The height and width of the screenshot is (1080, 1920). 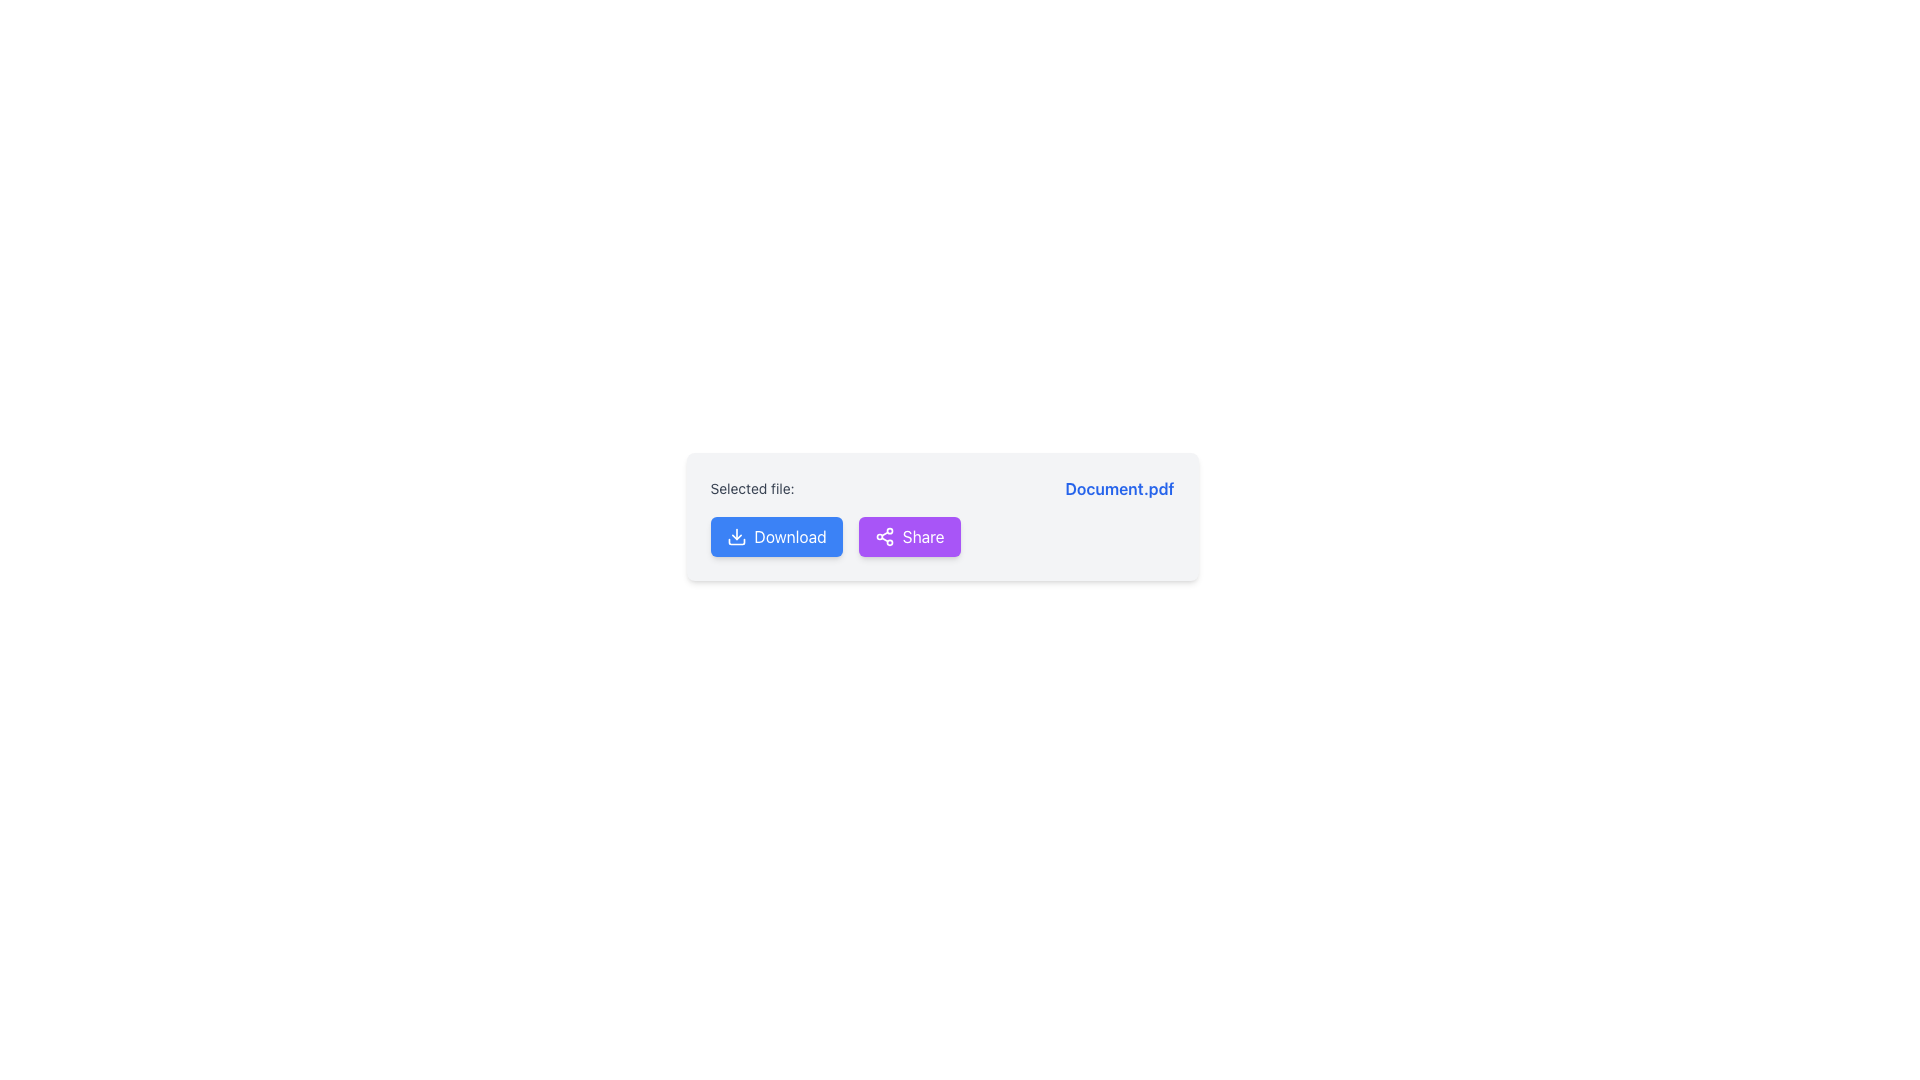 What do you see at coordinates (735, 535) in the screenshot?
I see `the download icon located to the left of the 'Download' text label within the Download button` at bounding box center [735, 535].